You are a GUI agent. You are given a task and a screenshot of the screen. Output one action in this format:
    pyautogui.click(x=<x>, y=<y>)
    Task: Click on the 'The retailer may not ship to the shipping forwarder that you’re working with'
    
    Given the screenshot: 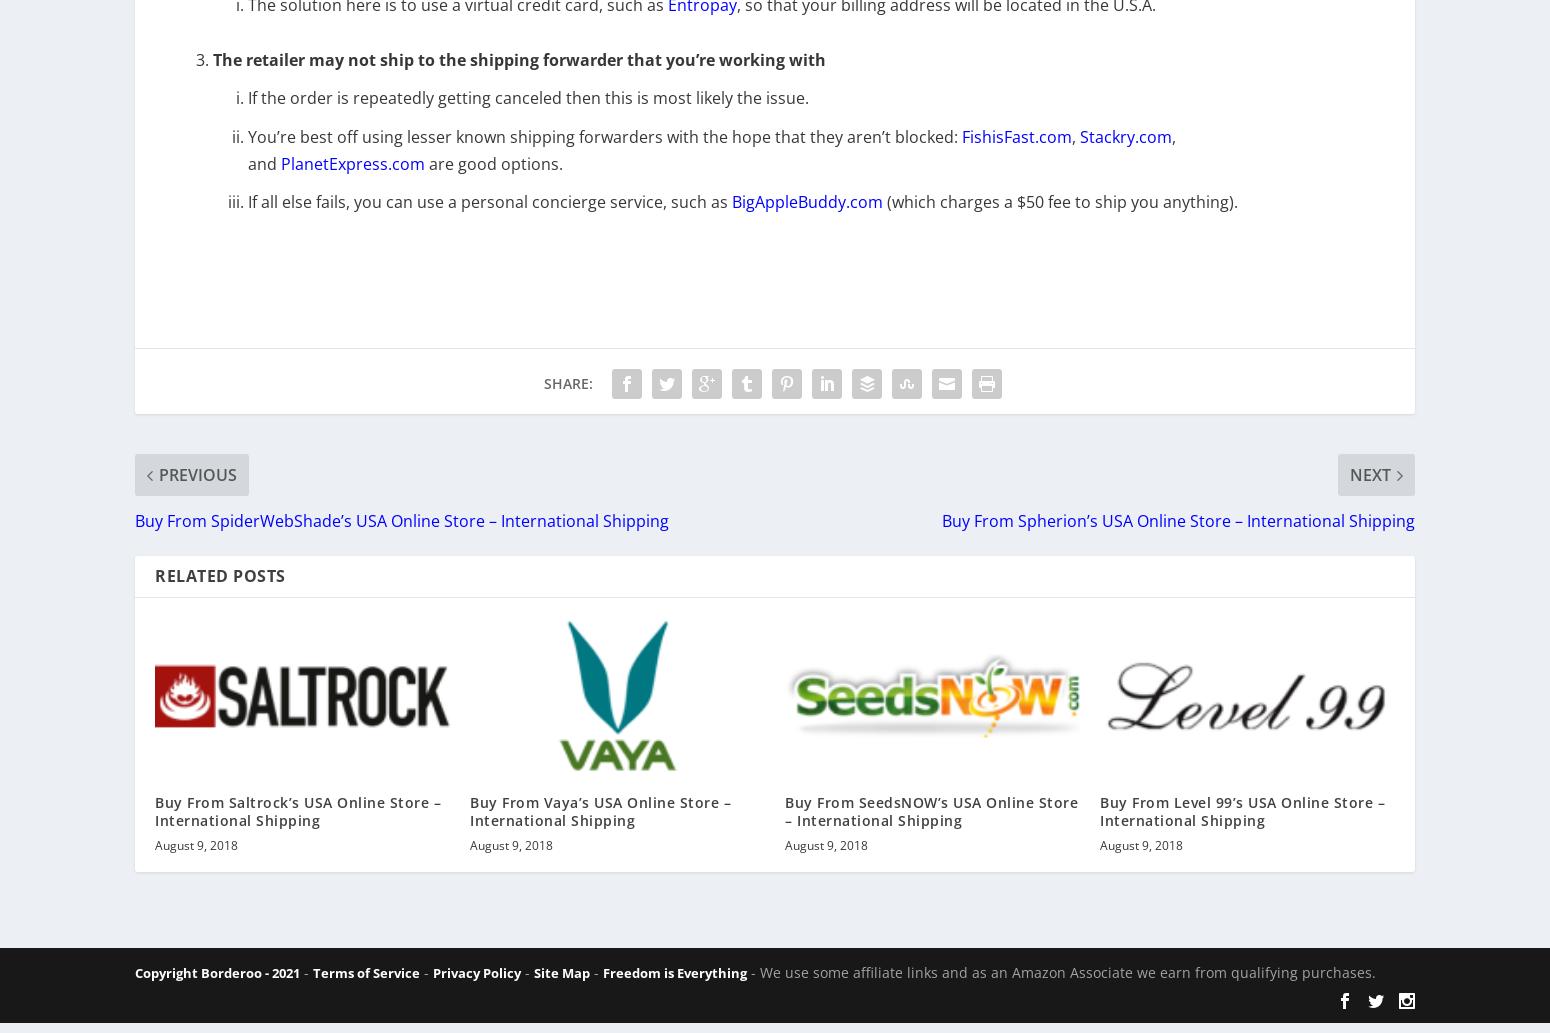 What is the action you would take?
    pyautogui.click(x=518, y=73)
    